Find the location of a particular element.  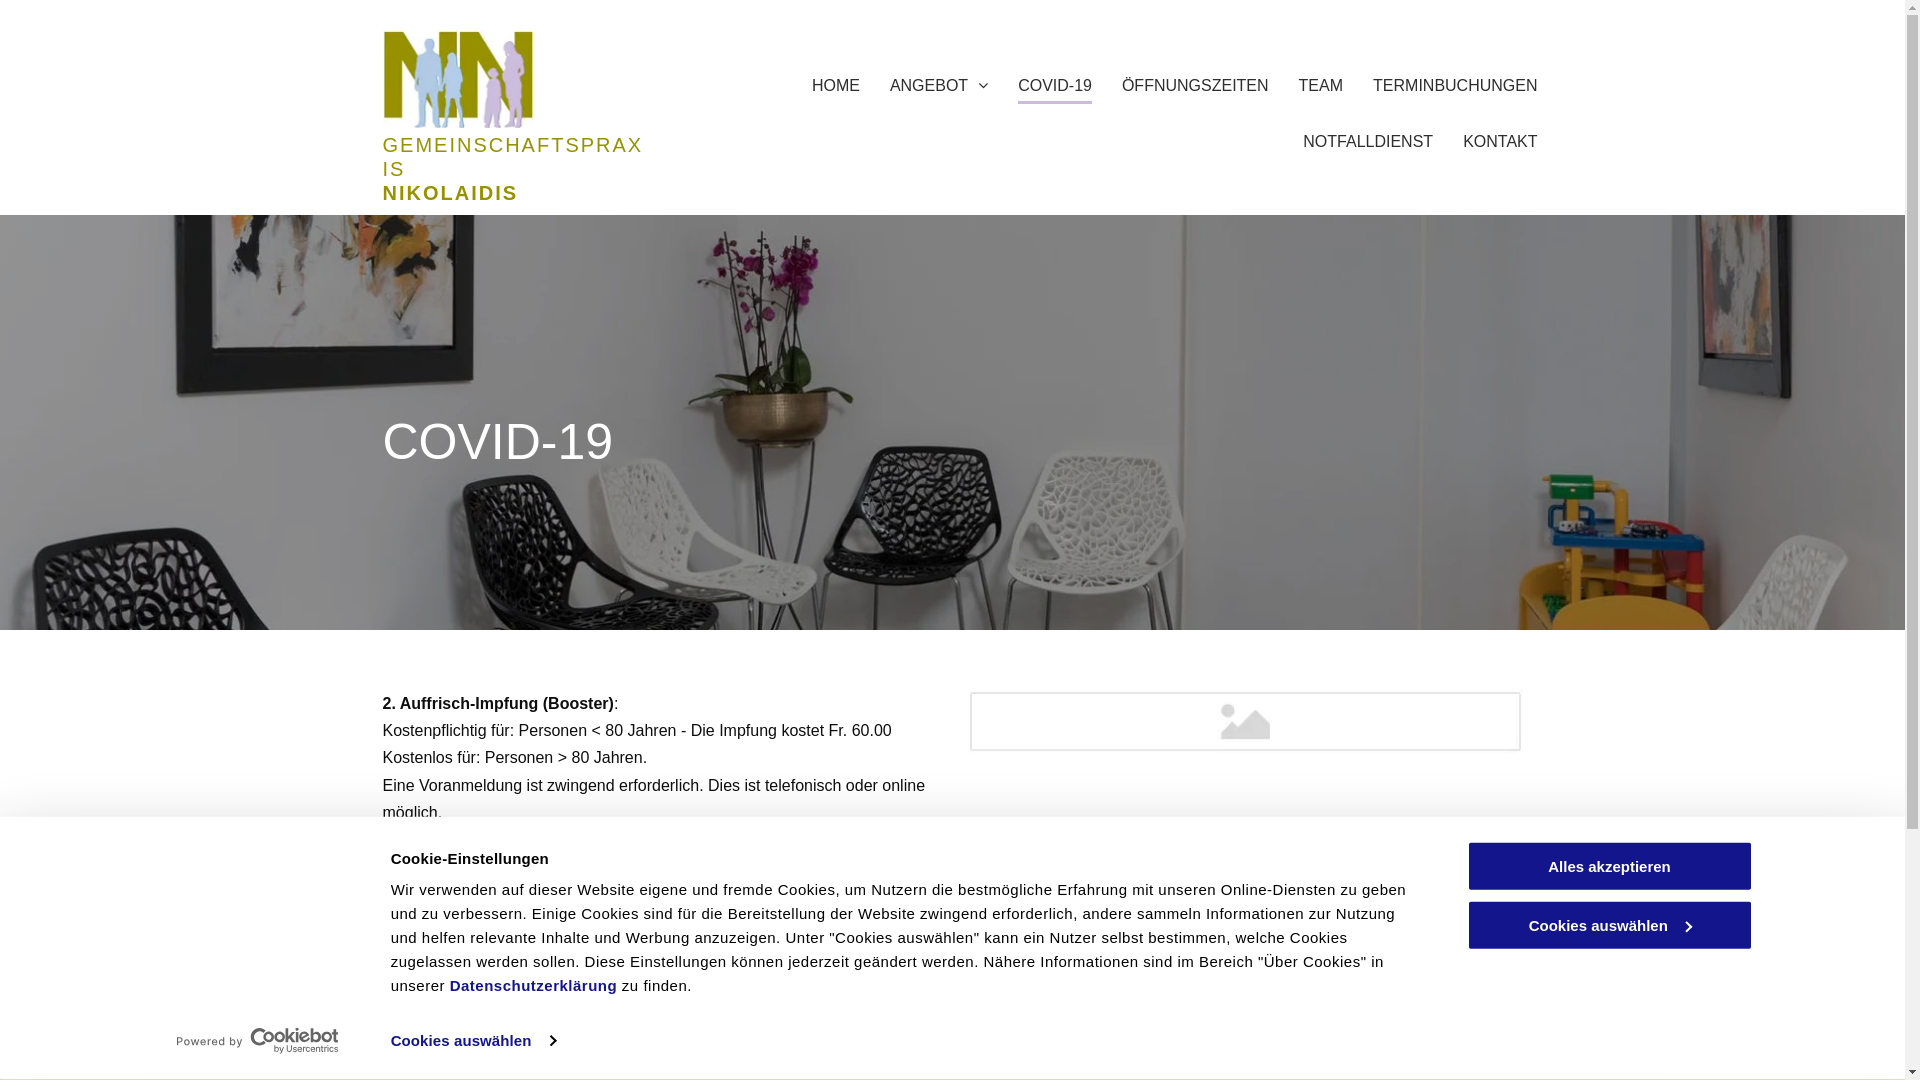

'NOTFALLDIENST' is located at coordinates (1302, 135).